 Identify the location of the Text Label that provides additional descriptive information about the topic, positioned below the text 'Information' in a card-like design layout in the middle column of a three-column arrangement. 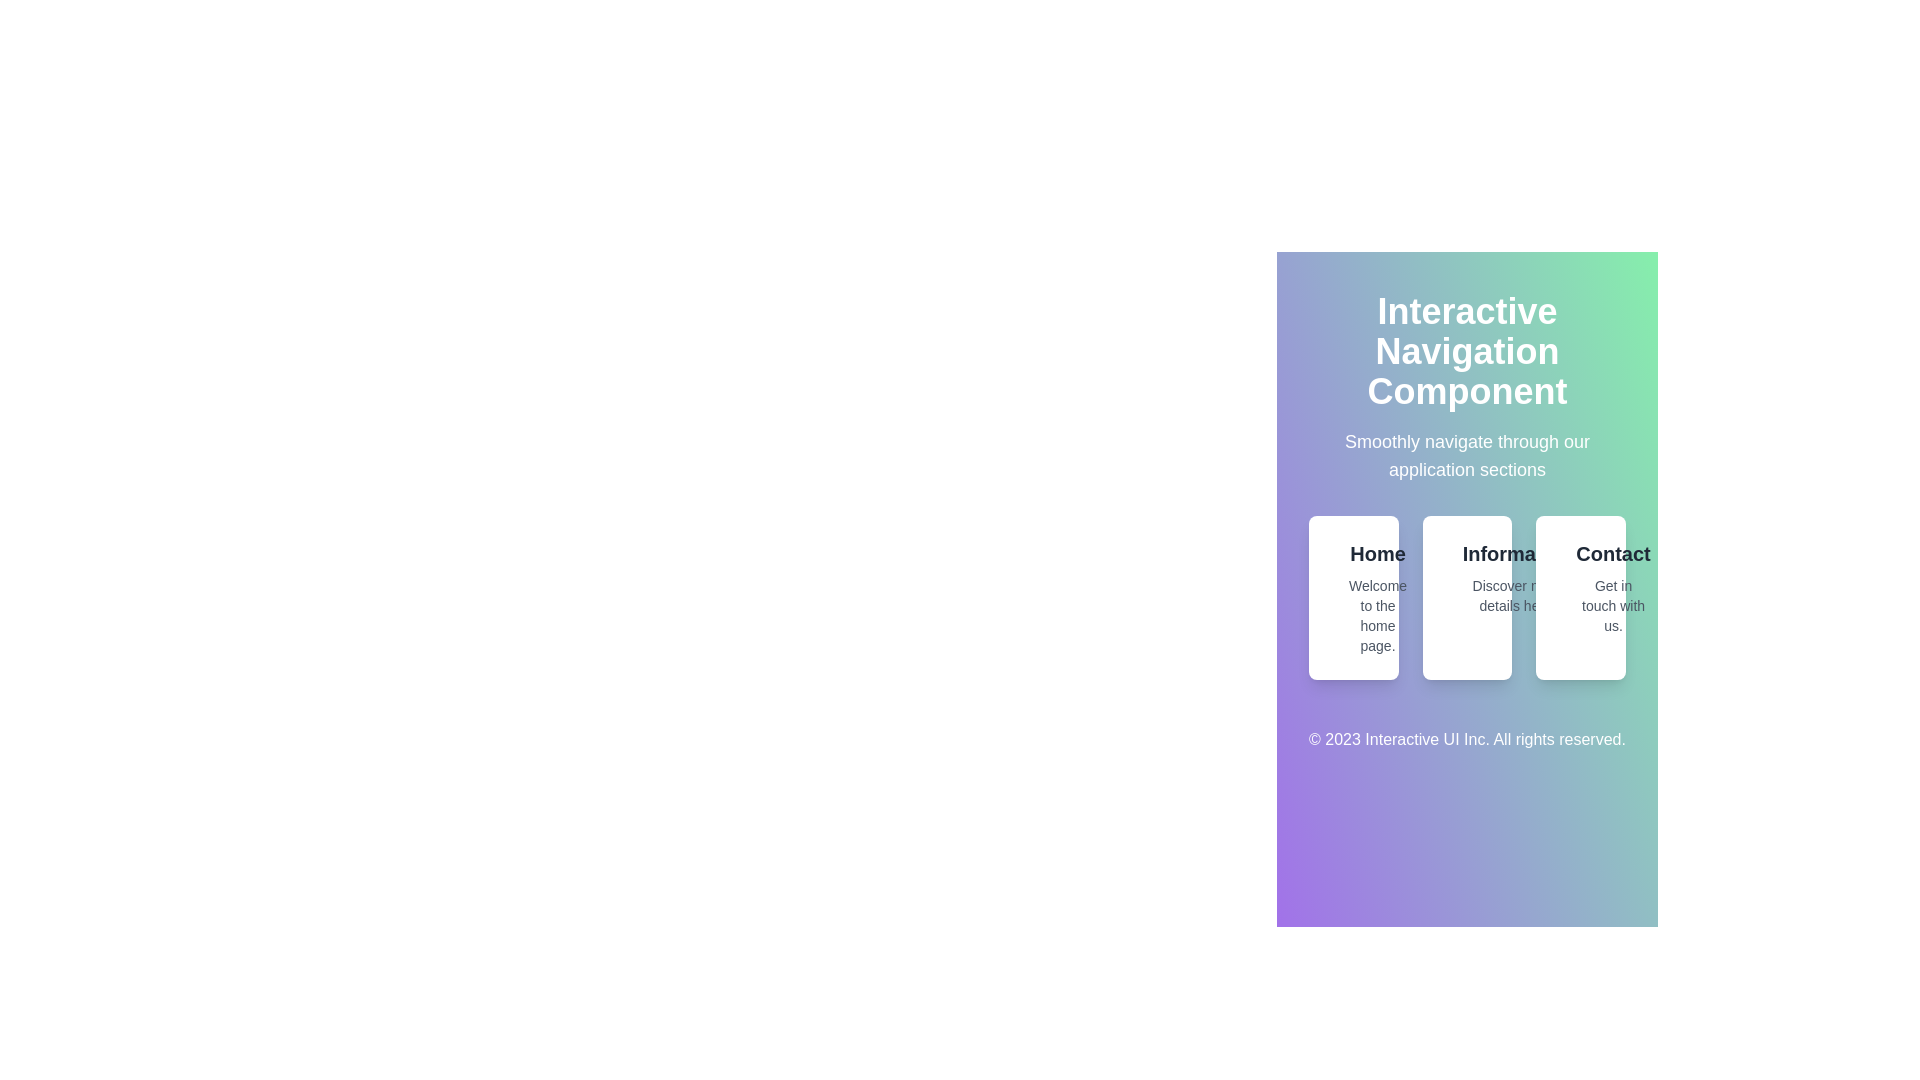
(1517, 595).